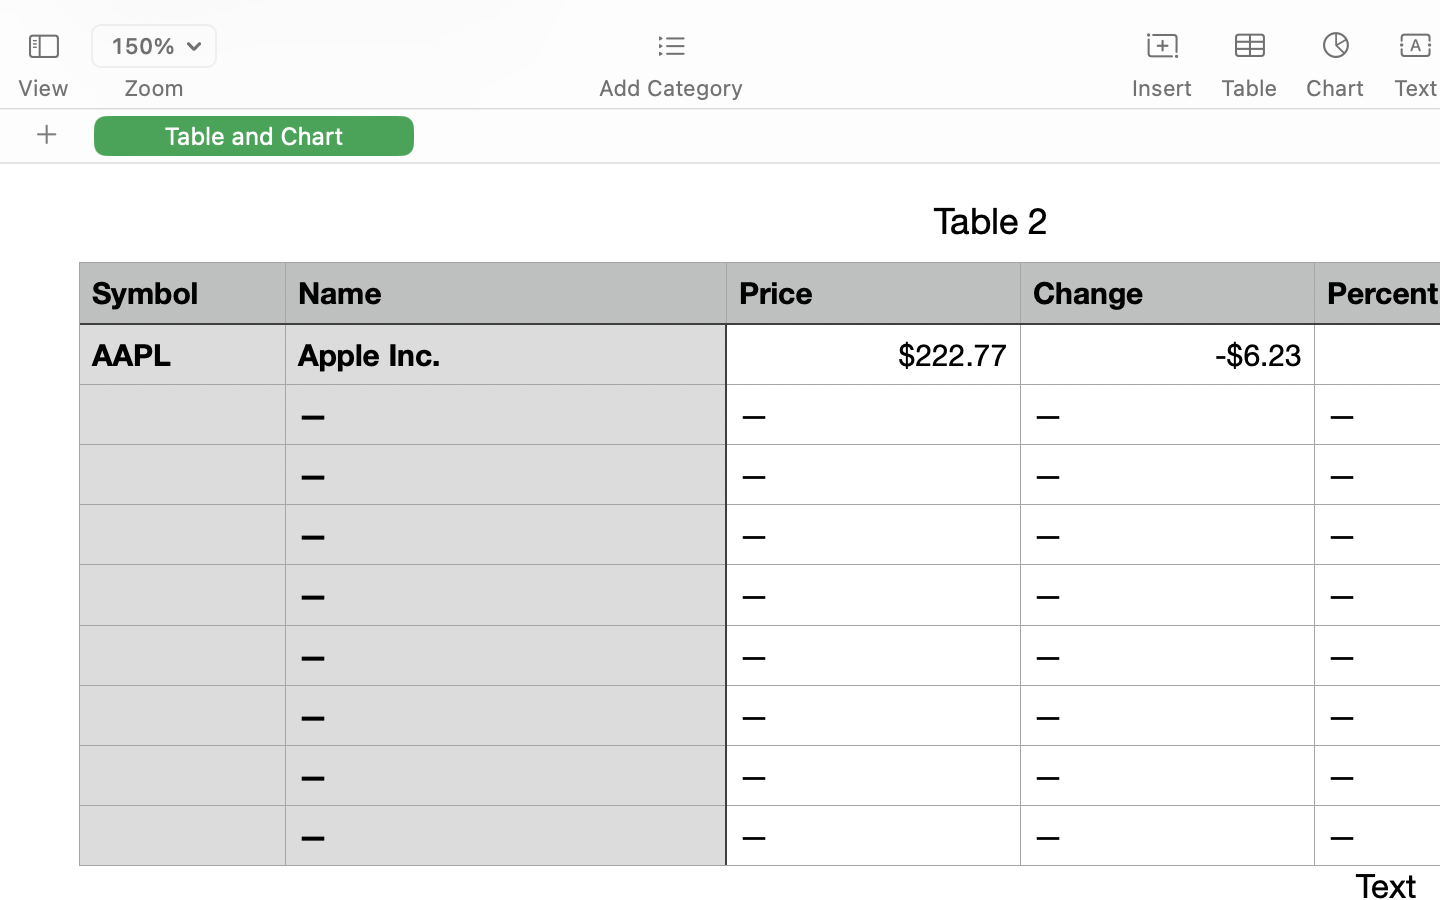 The width and height of the screenshot is (1440, 900). Describe the element at coordinates (670, 87) in the screenshot. I see `'Add Category'` at that location.